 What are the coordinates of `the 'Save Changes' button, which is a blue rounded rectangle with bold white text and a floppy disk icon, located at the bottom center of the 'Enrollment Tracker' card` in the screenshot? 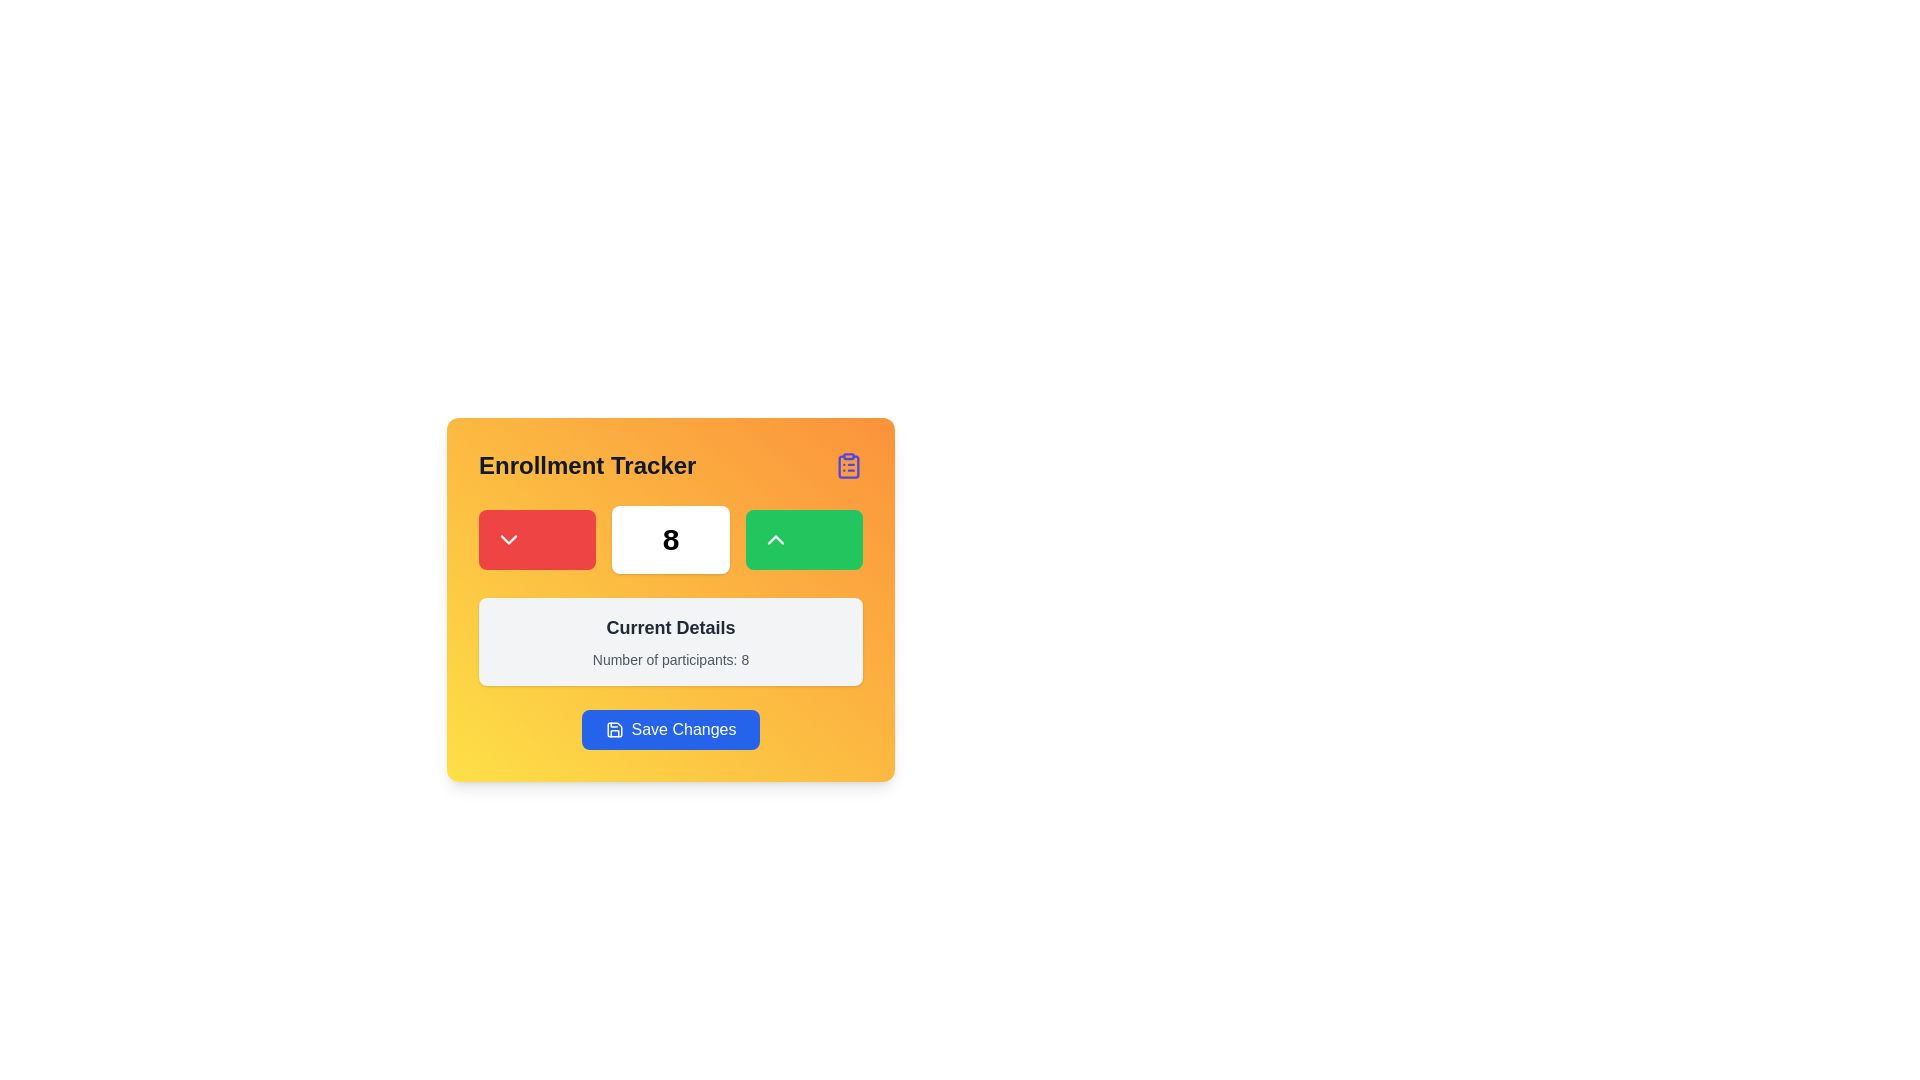 It's located at (671, 729).